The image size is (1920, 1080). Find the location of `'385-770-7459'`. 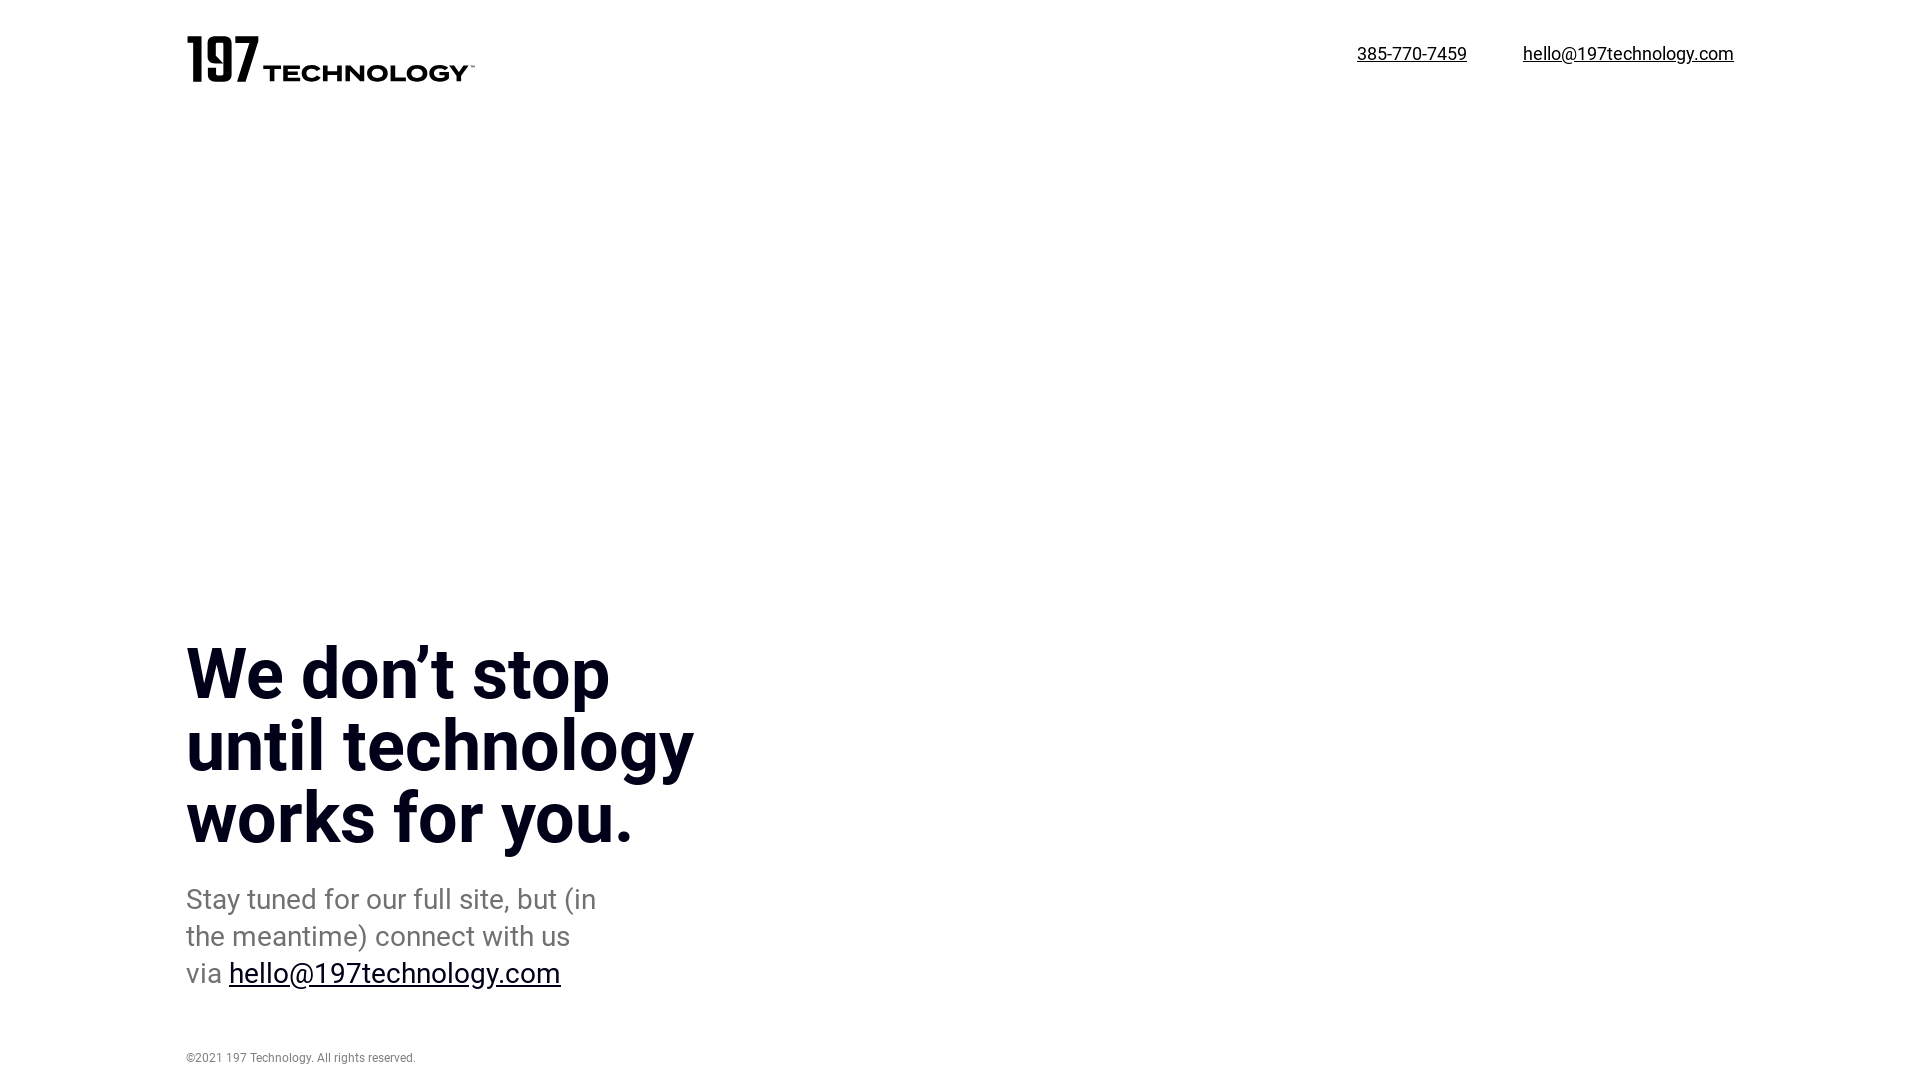

'385-770-7459' is located at coordinates (1357, 61).